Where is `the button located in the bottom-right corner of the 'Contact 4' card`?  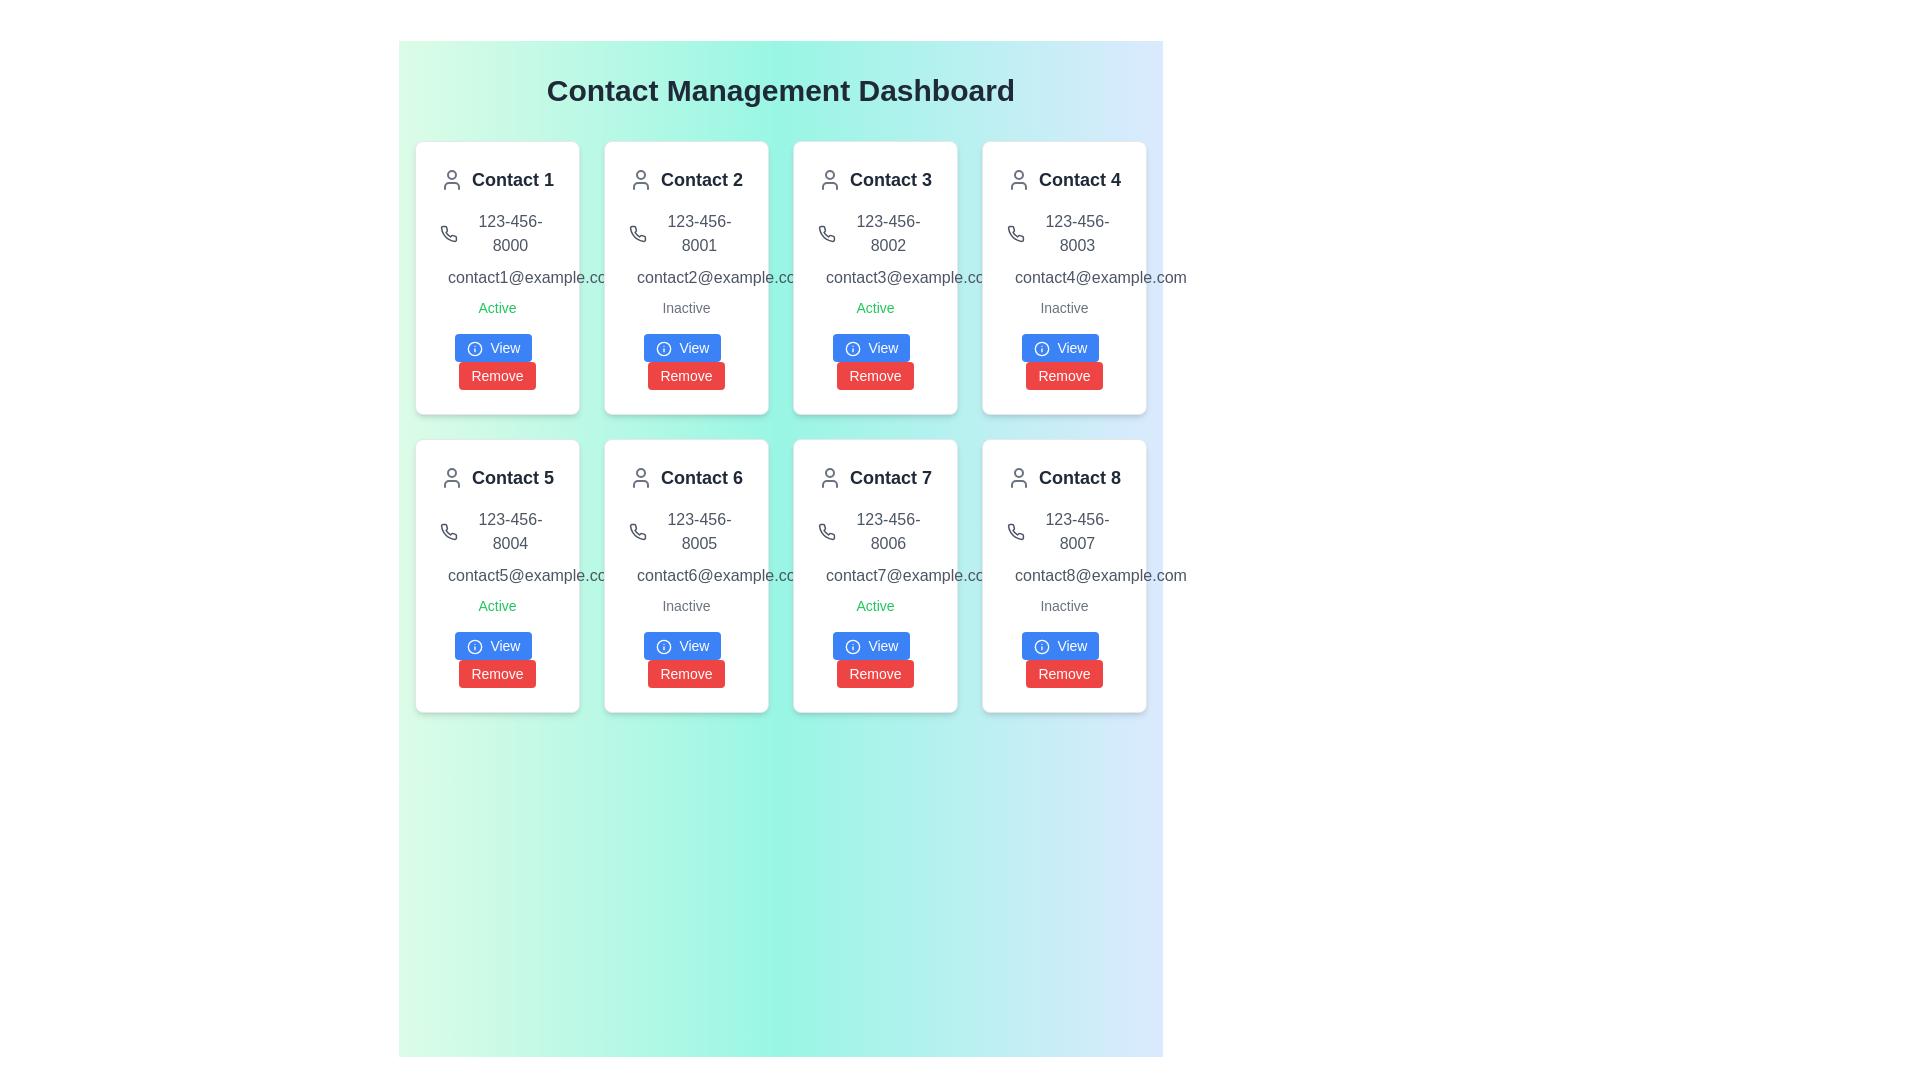
the button located in the bottom-right corner of the 'Contact 4' card is located at coordinates (1063, 362).